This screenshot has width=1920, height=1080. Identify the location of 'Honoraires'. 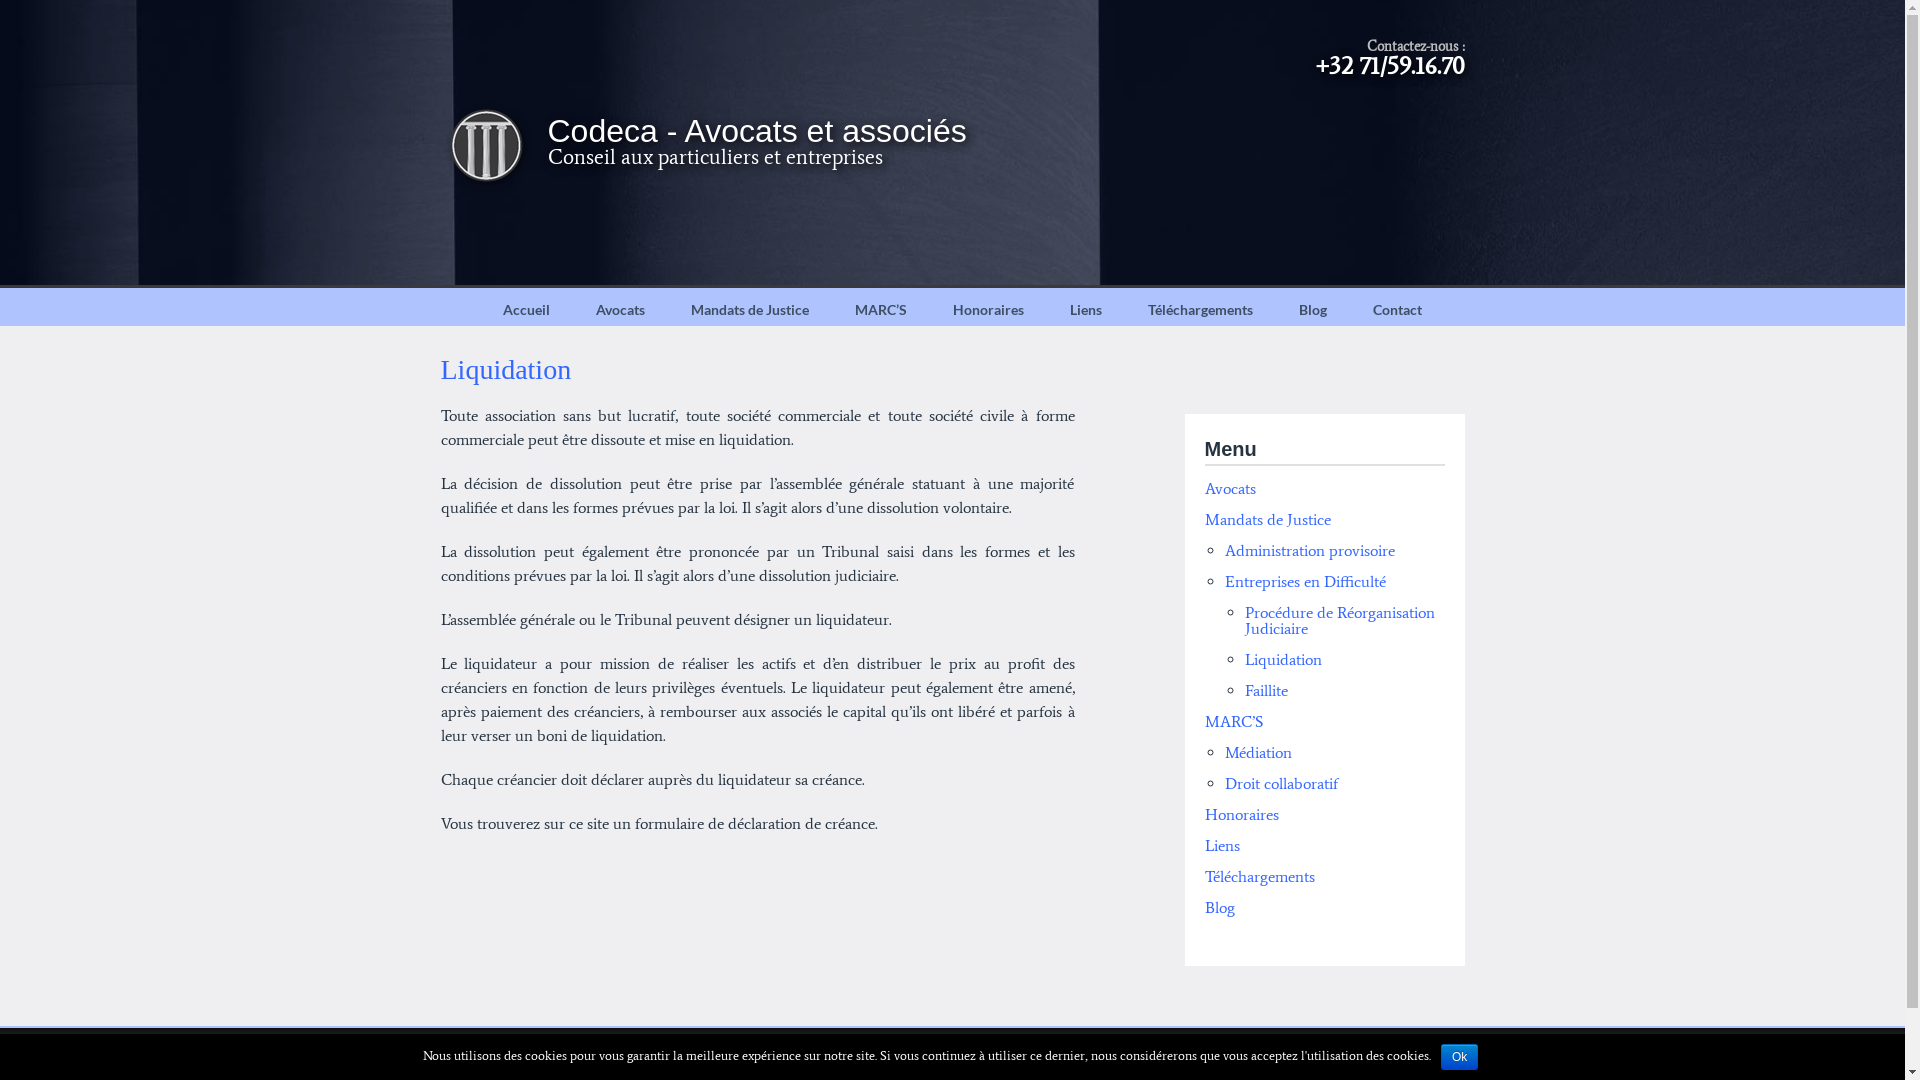
(1240, 814).